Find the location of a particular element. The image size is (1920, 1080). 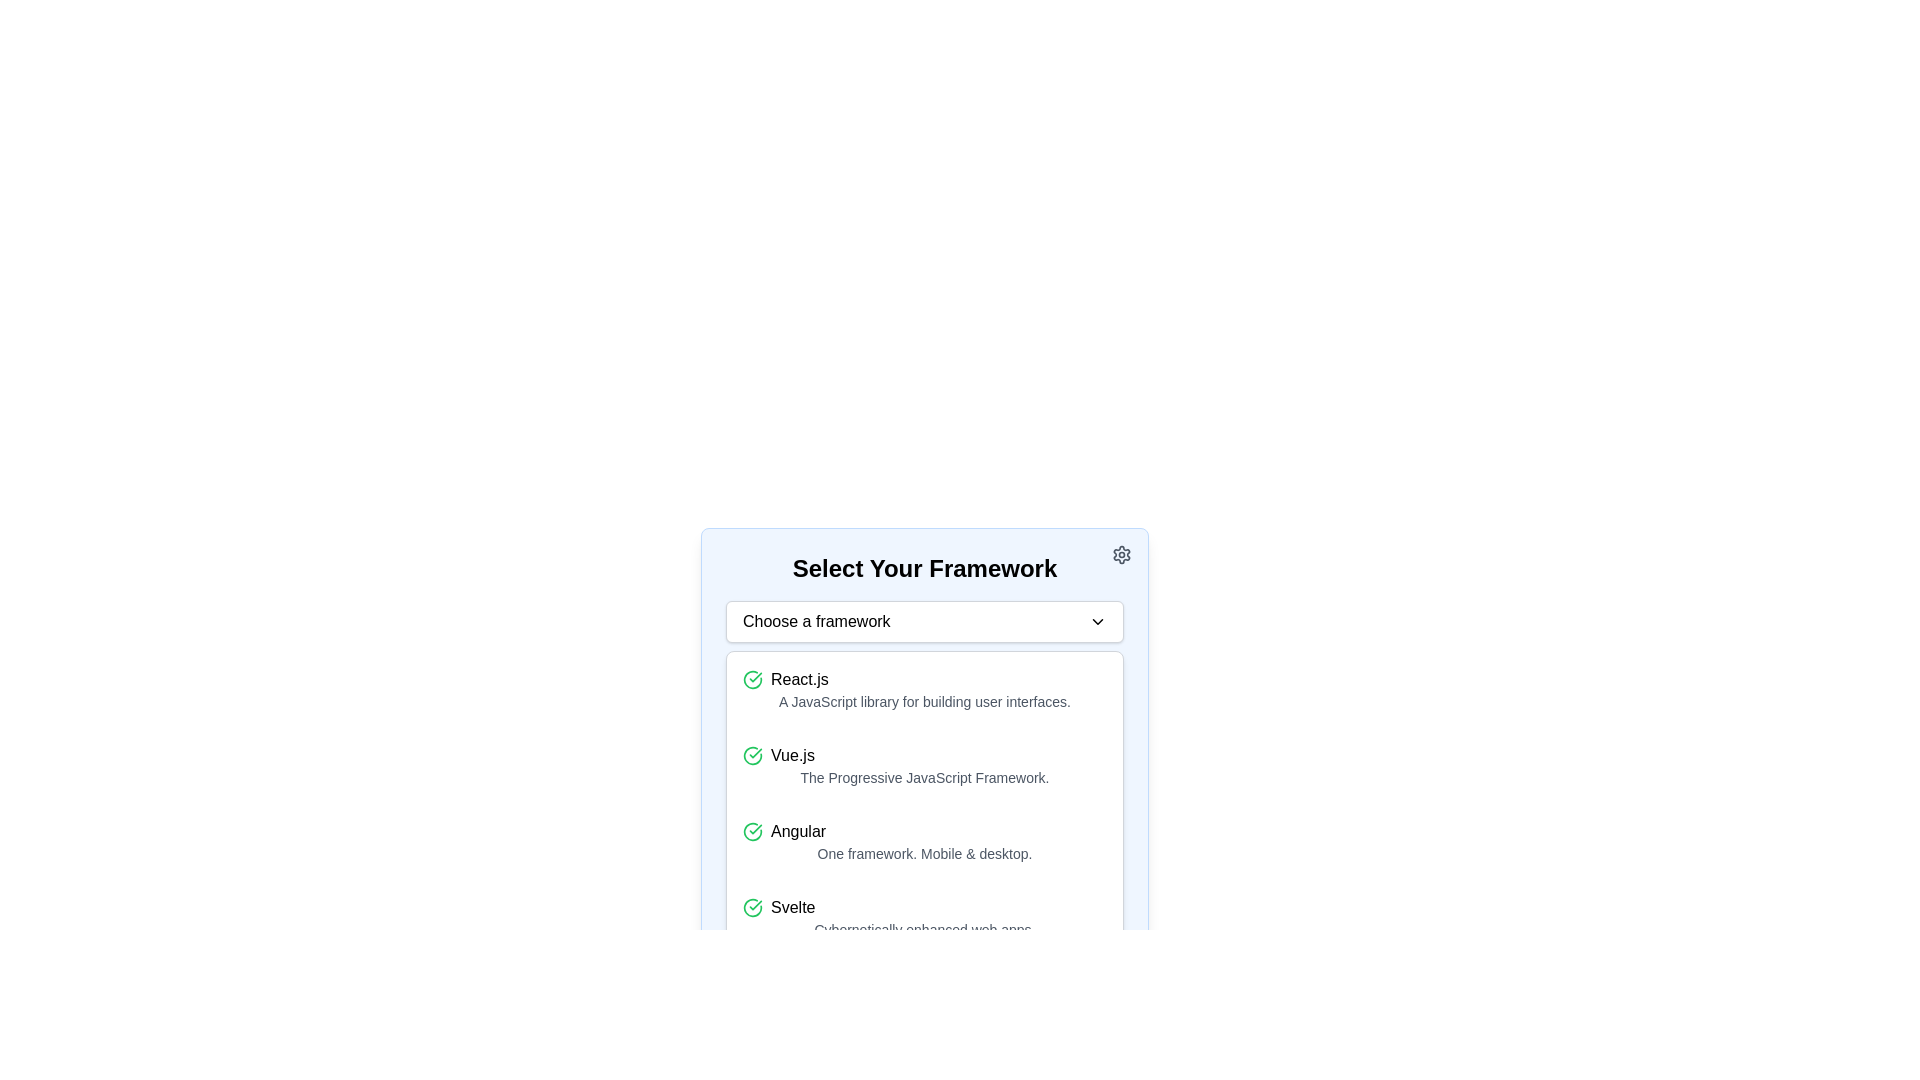

the circular green icon with a checkmark inside, which indicates a positive action or confirmation, located to the left of the text 'Svelte' is located at coordinates (752, 907).